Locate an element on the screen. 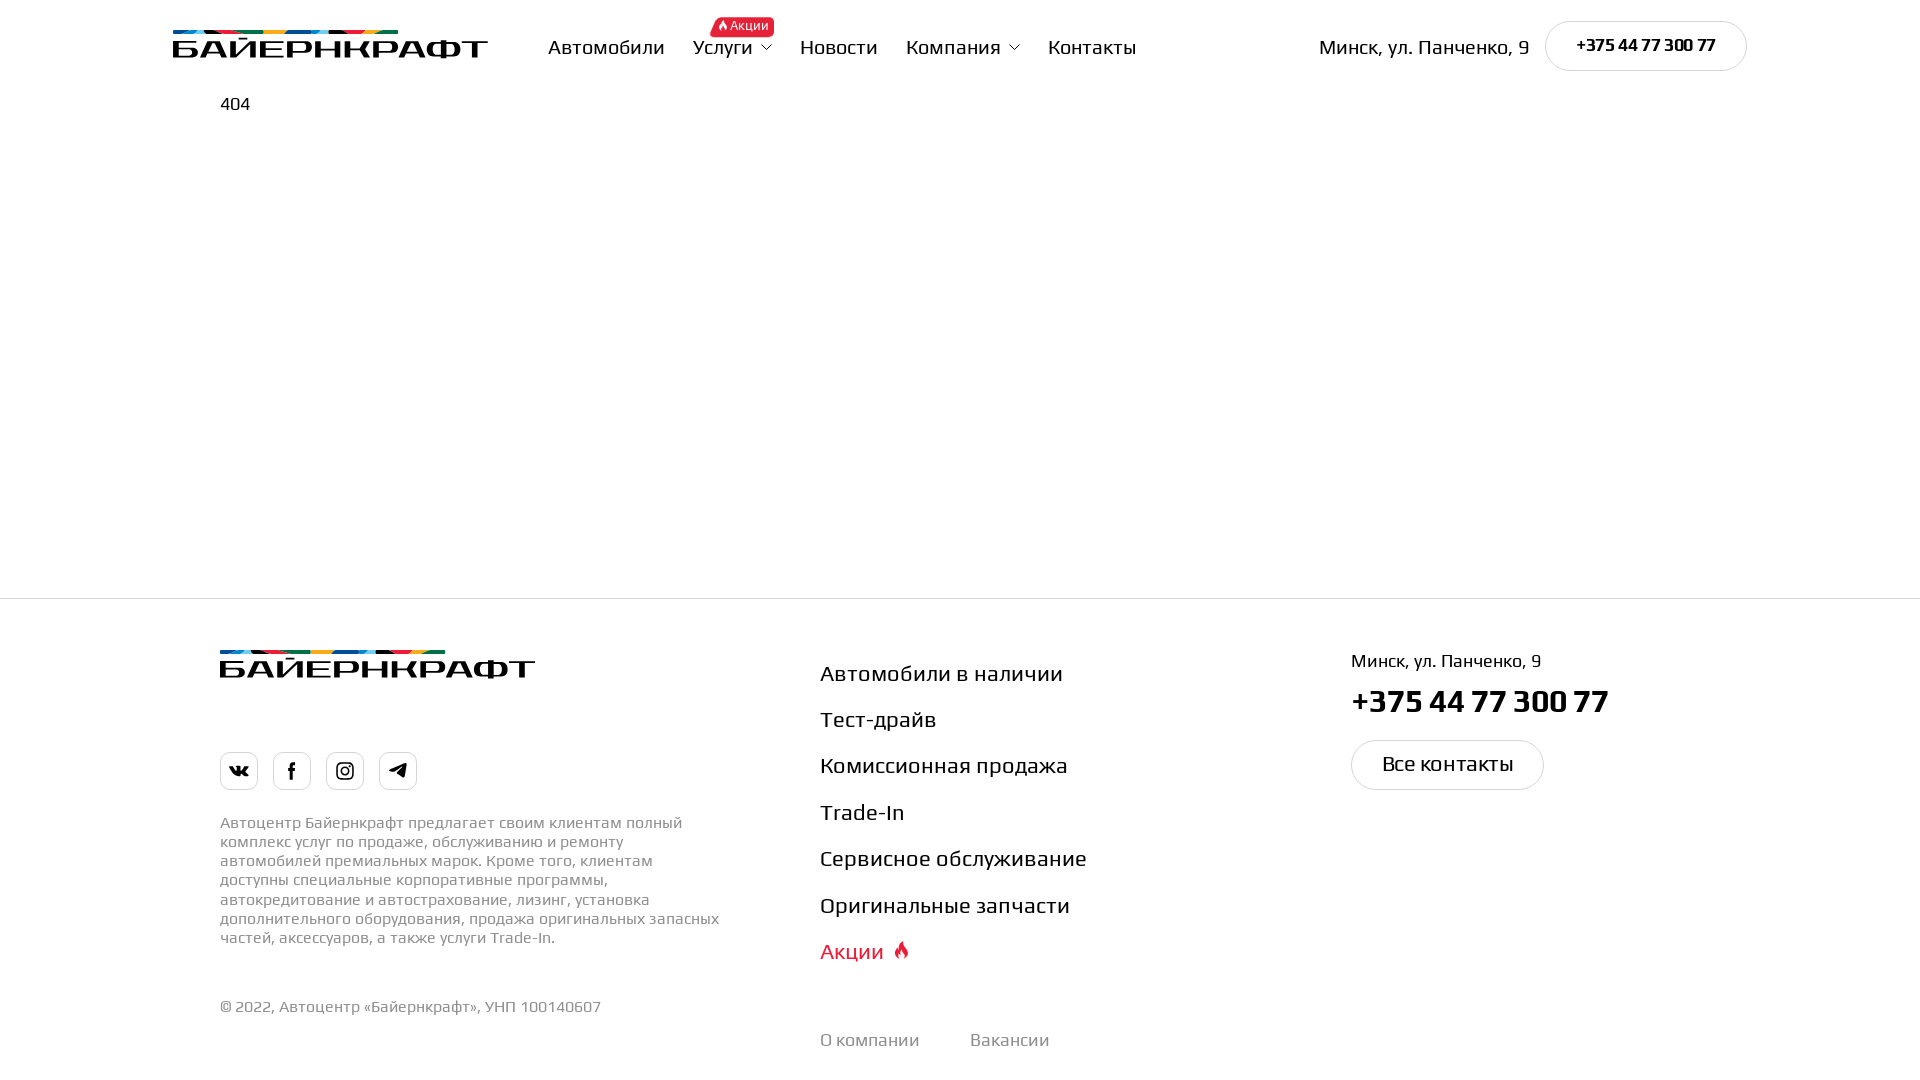  '+375 44 77 300 77' is located at coordinates (1646, 45).